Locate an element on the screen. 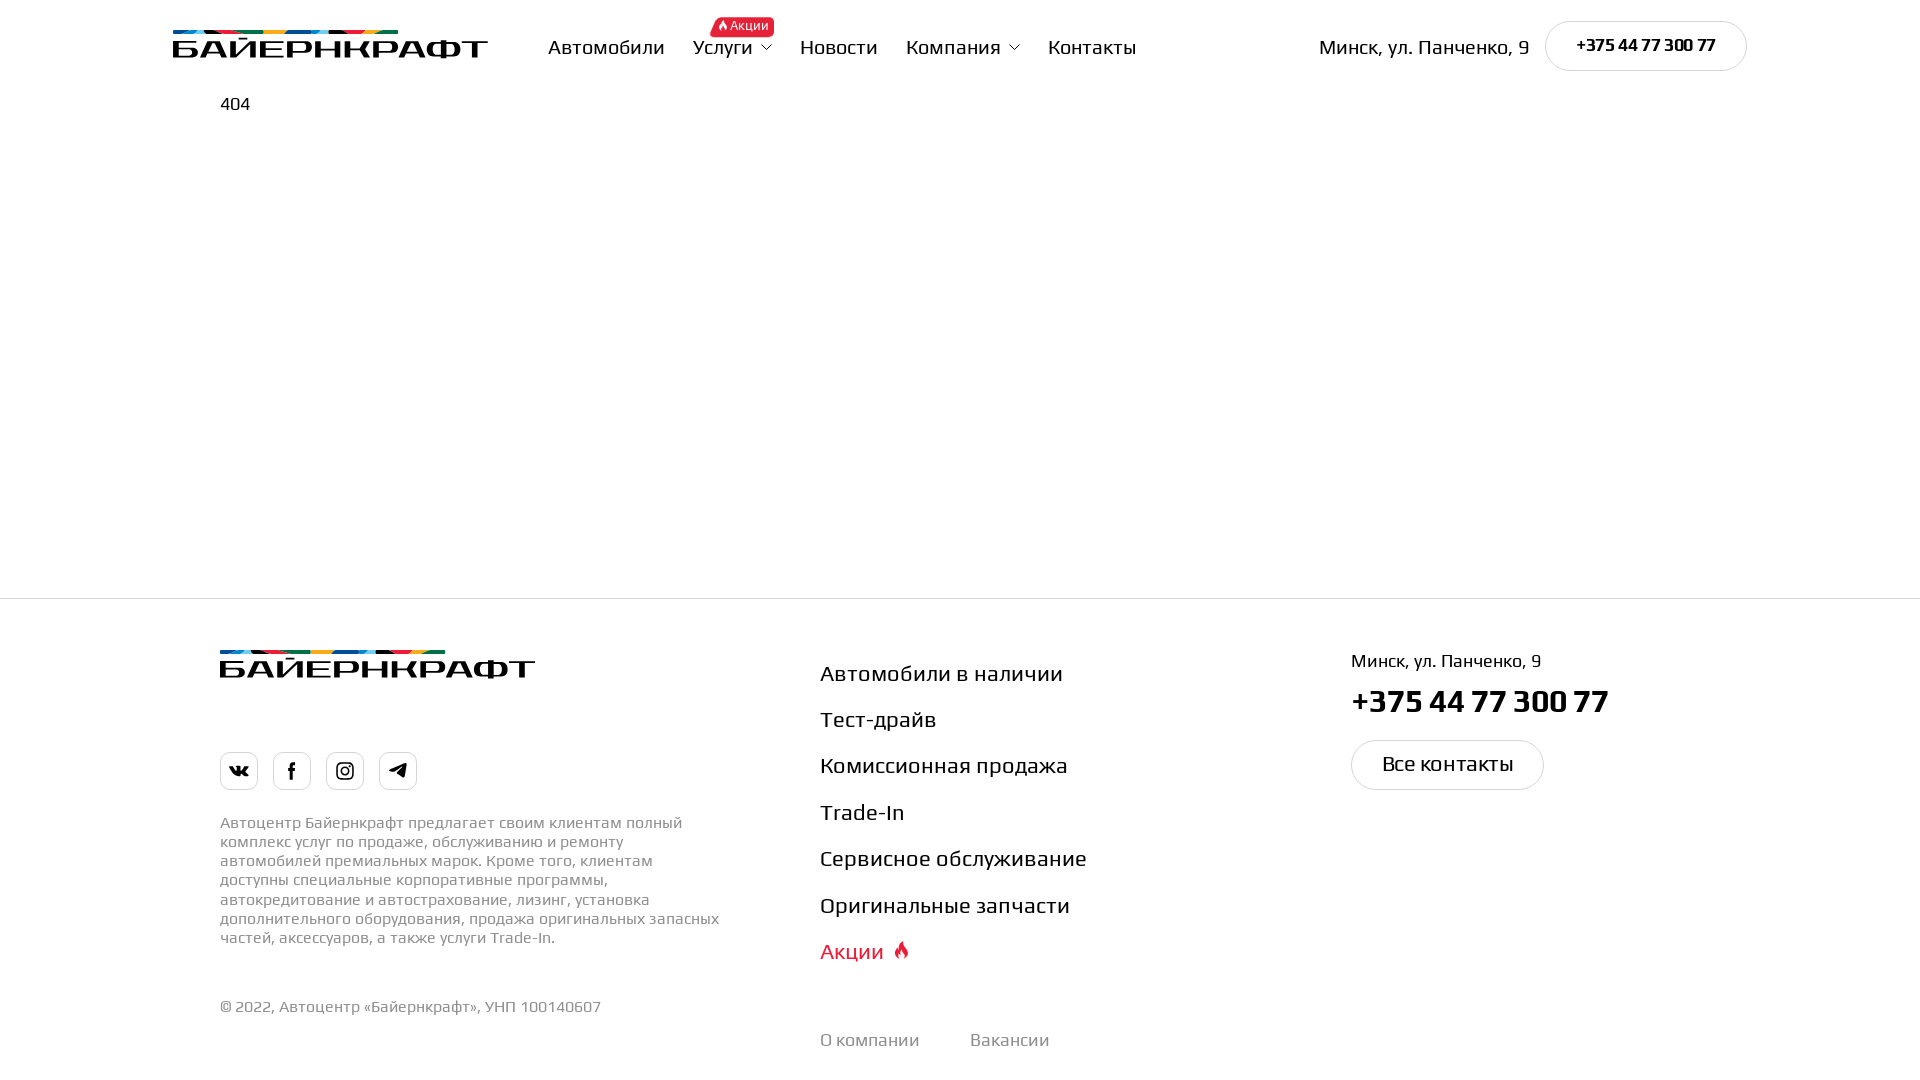  '+375 44 77 300 77' is located at coordinates (1646, 45).